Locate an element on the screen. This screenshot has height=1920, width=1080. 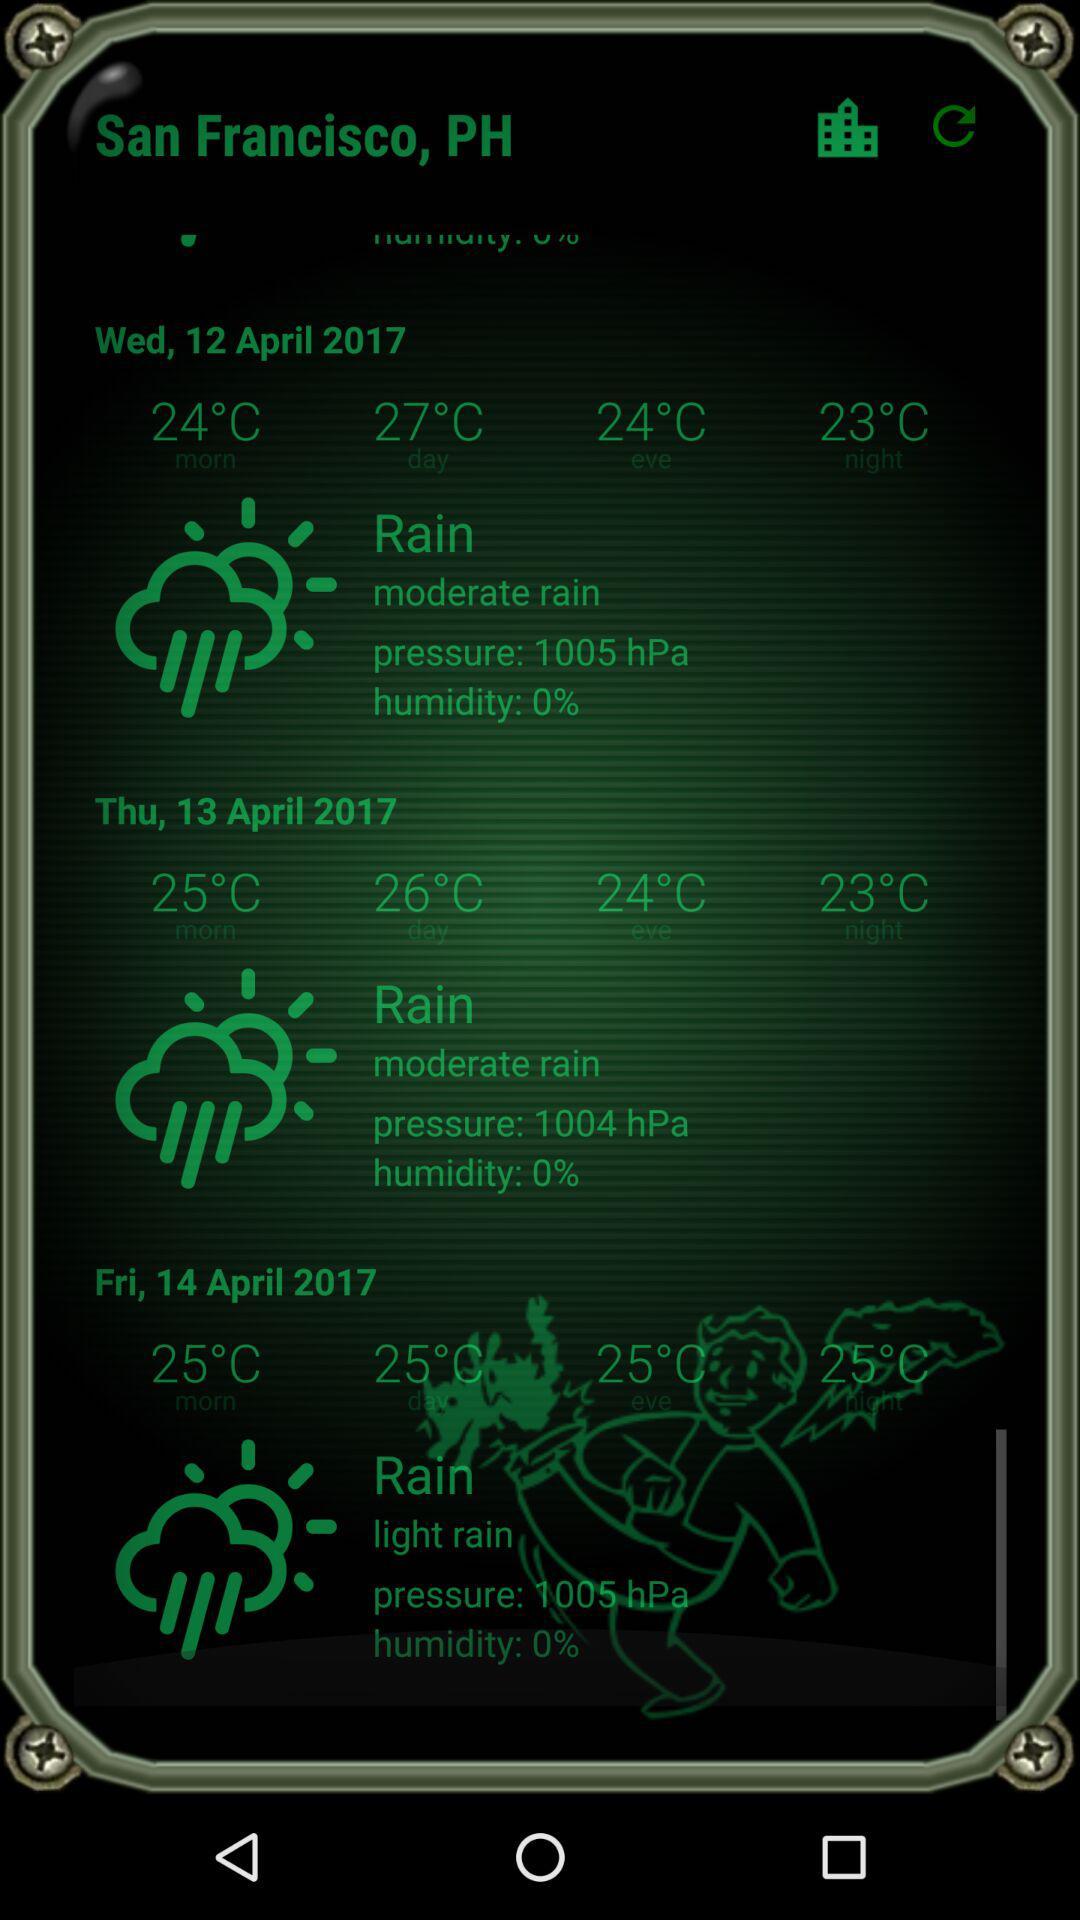
the refresh icon is located at coordinates (952, 124).